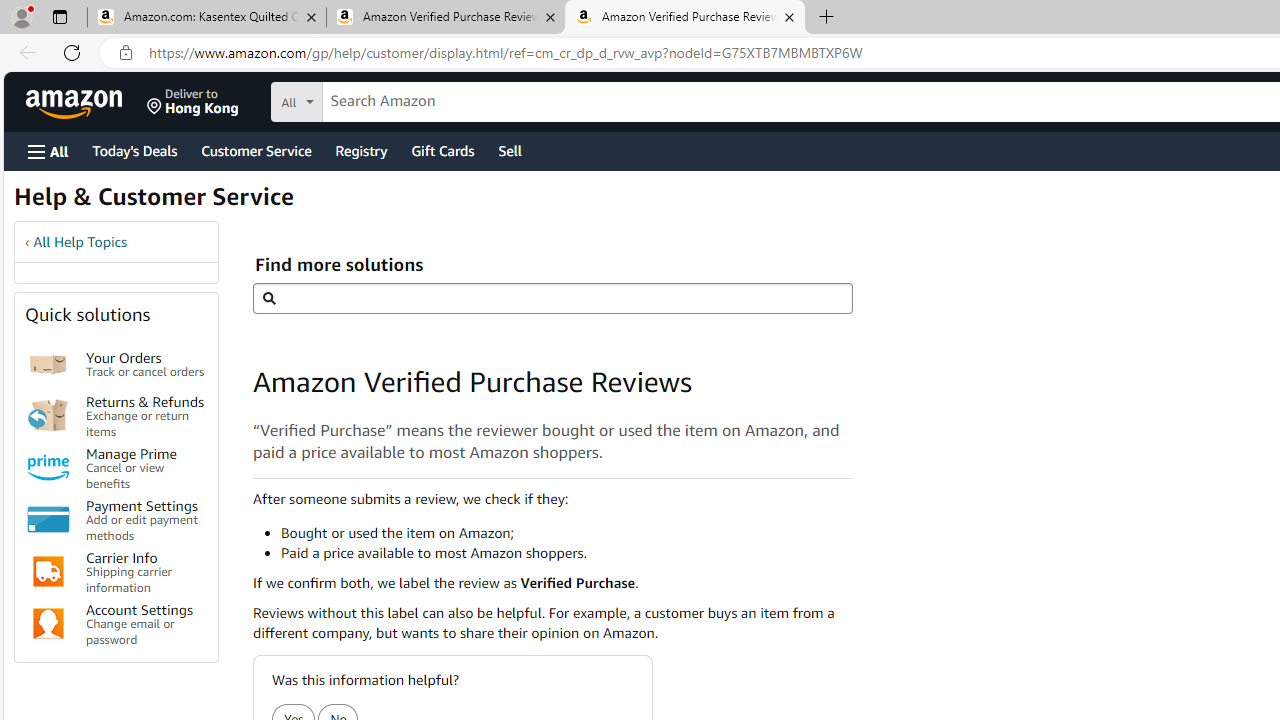  I want to click on 'Search in', so click(371, 99).